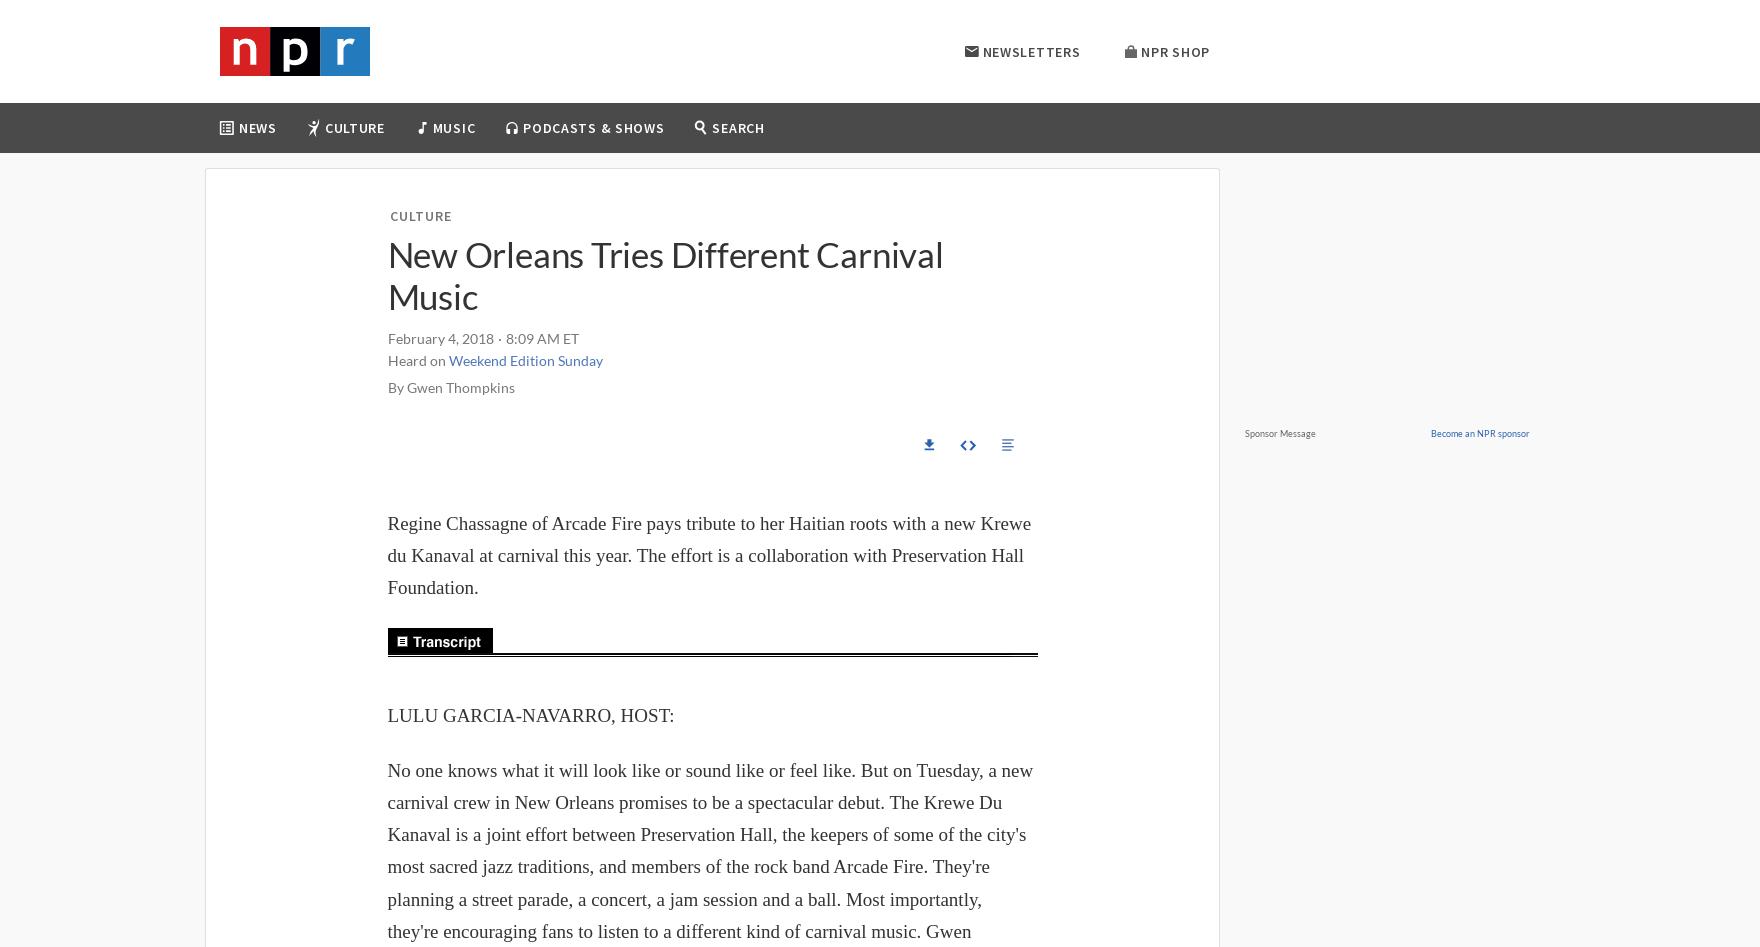 Image resolution: width=1760 pixels, height=947 pixels. What do you see at coordinates (510, 237) in the screenshot?
I see `'Pop Culture'` at bounding box center [510, 237].